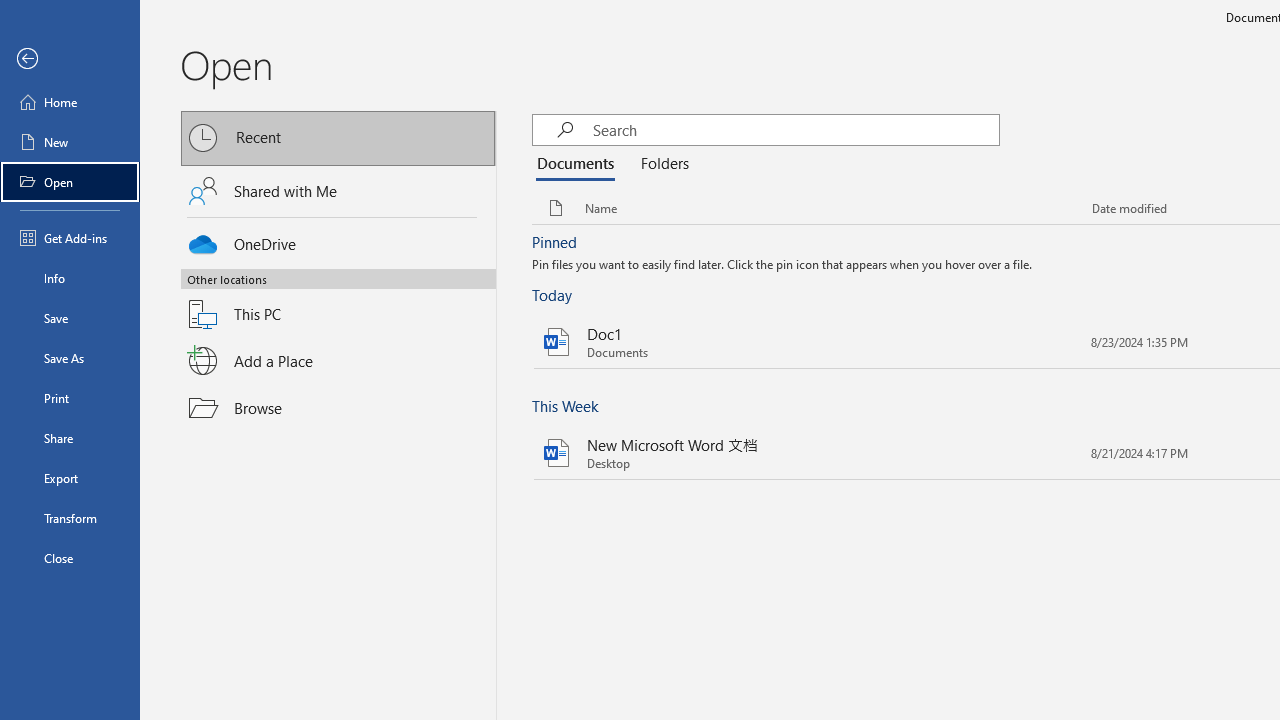  I want to click on 'New', so click(69, 140).